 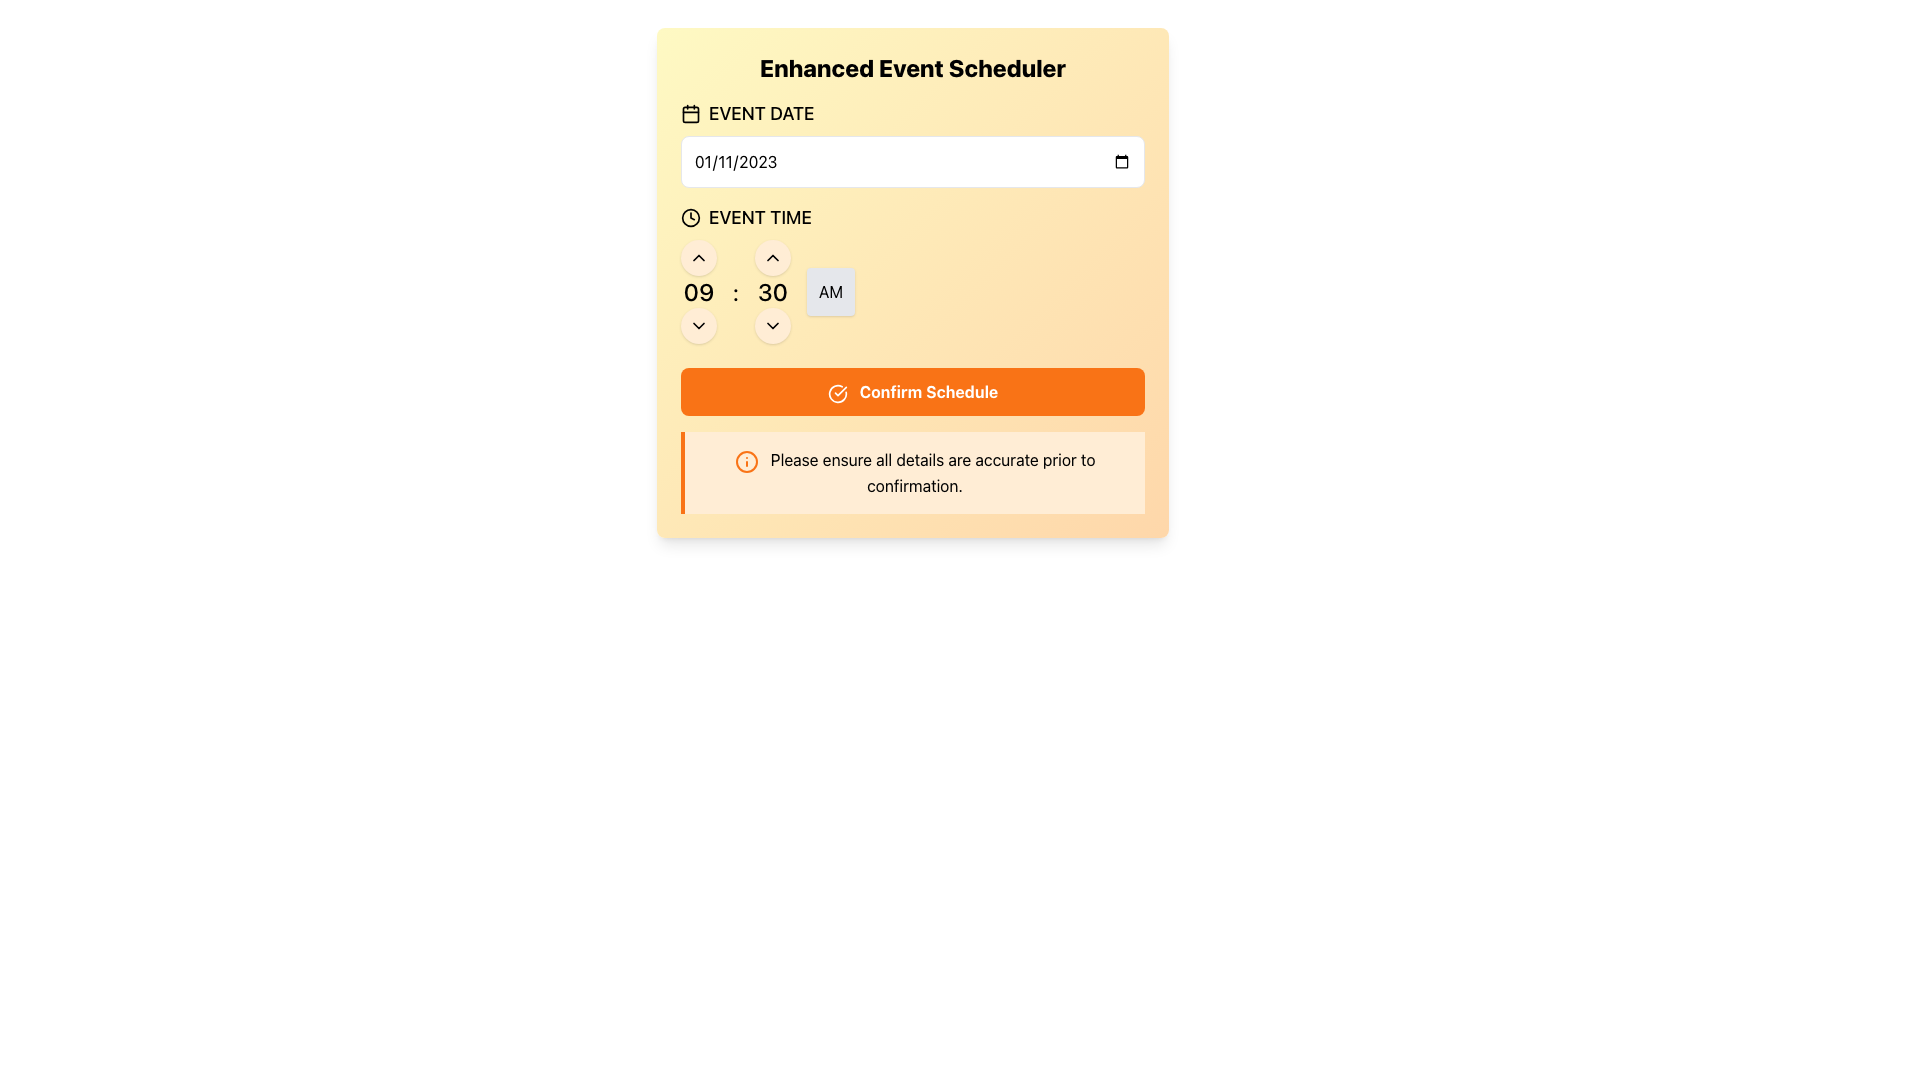 I want to click on the icon representing a circle with a checkmark inside, located within the 'Confirm Schedule' button, which is positioned to the left of the button's text, so click(x=837, y=393).